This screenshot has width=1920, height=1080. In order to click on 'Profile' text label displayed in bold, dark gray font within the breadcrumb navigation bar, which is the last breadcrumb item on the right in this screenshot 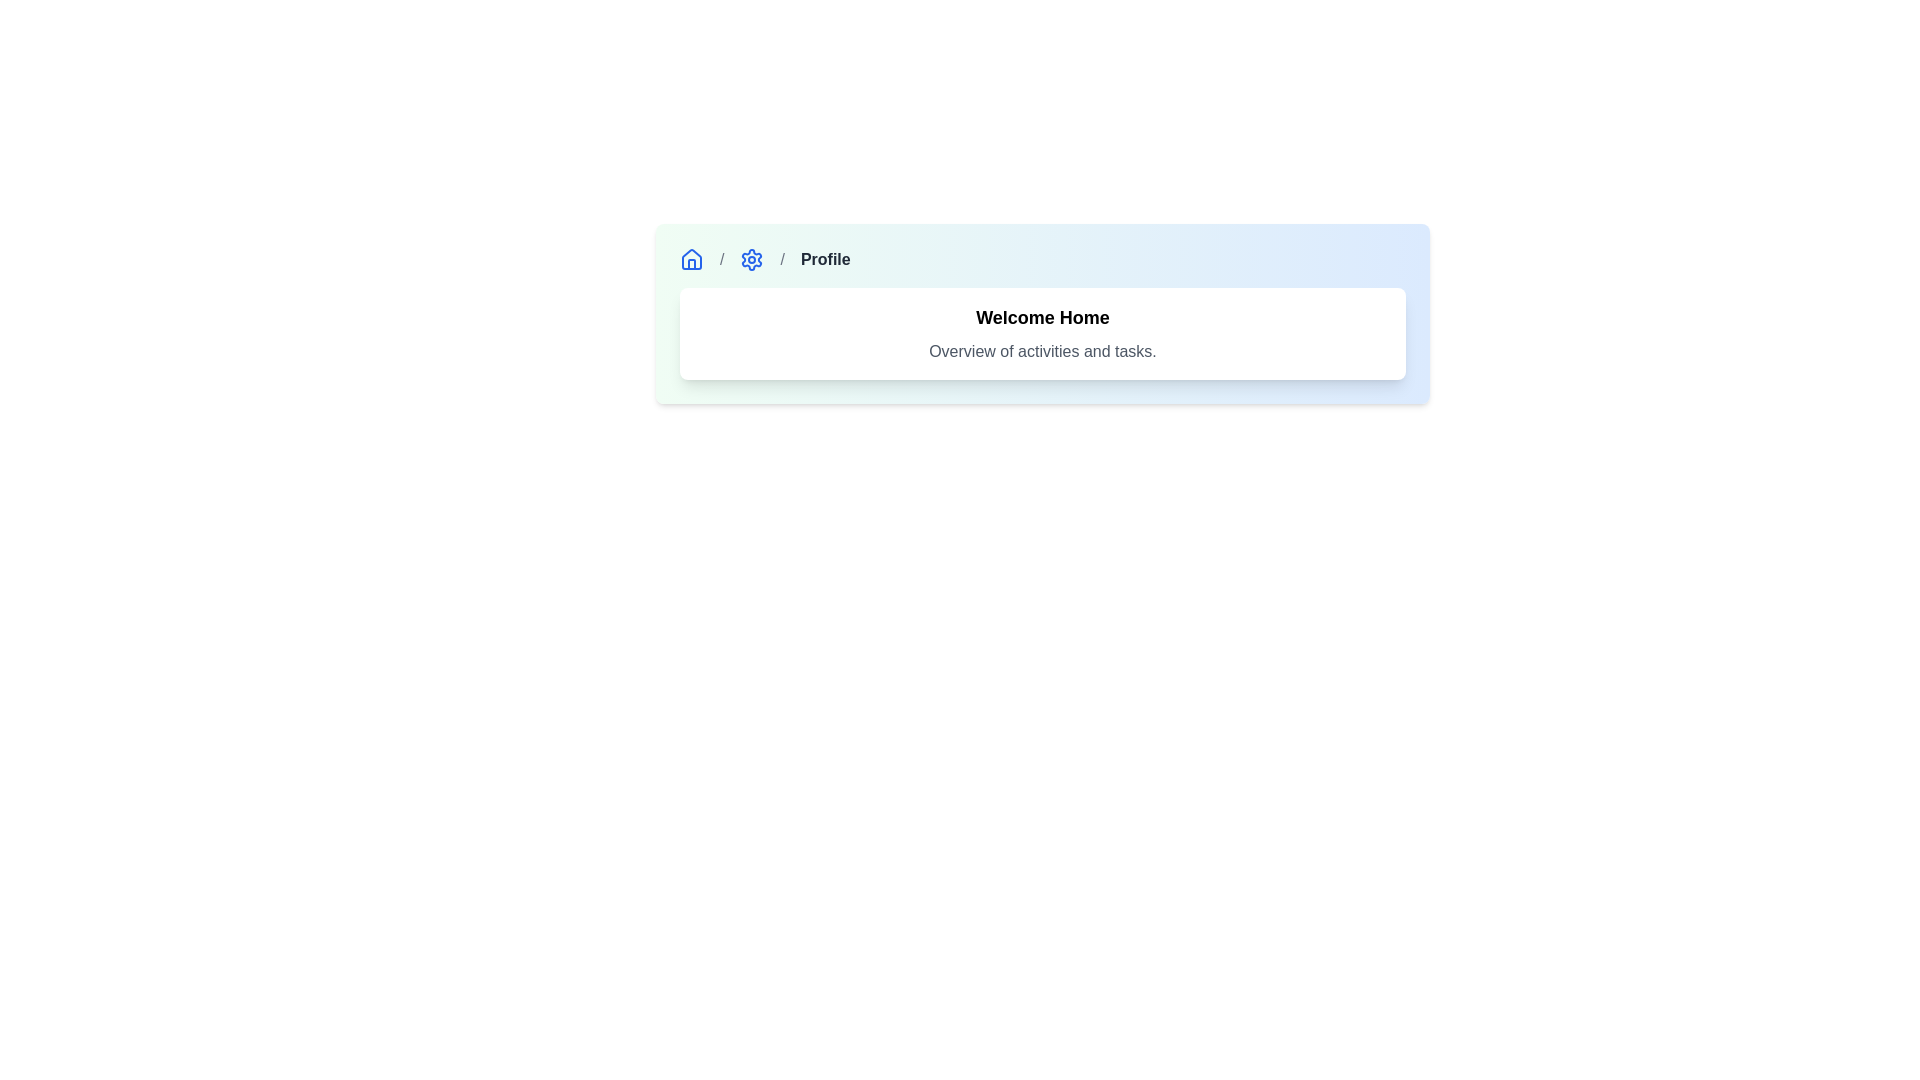, I will do `click(825, 258)`.